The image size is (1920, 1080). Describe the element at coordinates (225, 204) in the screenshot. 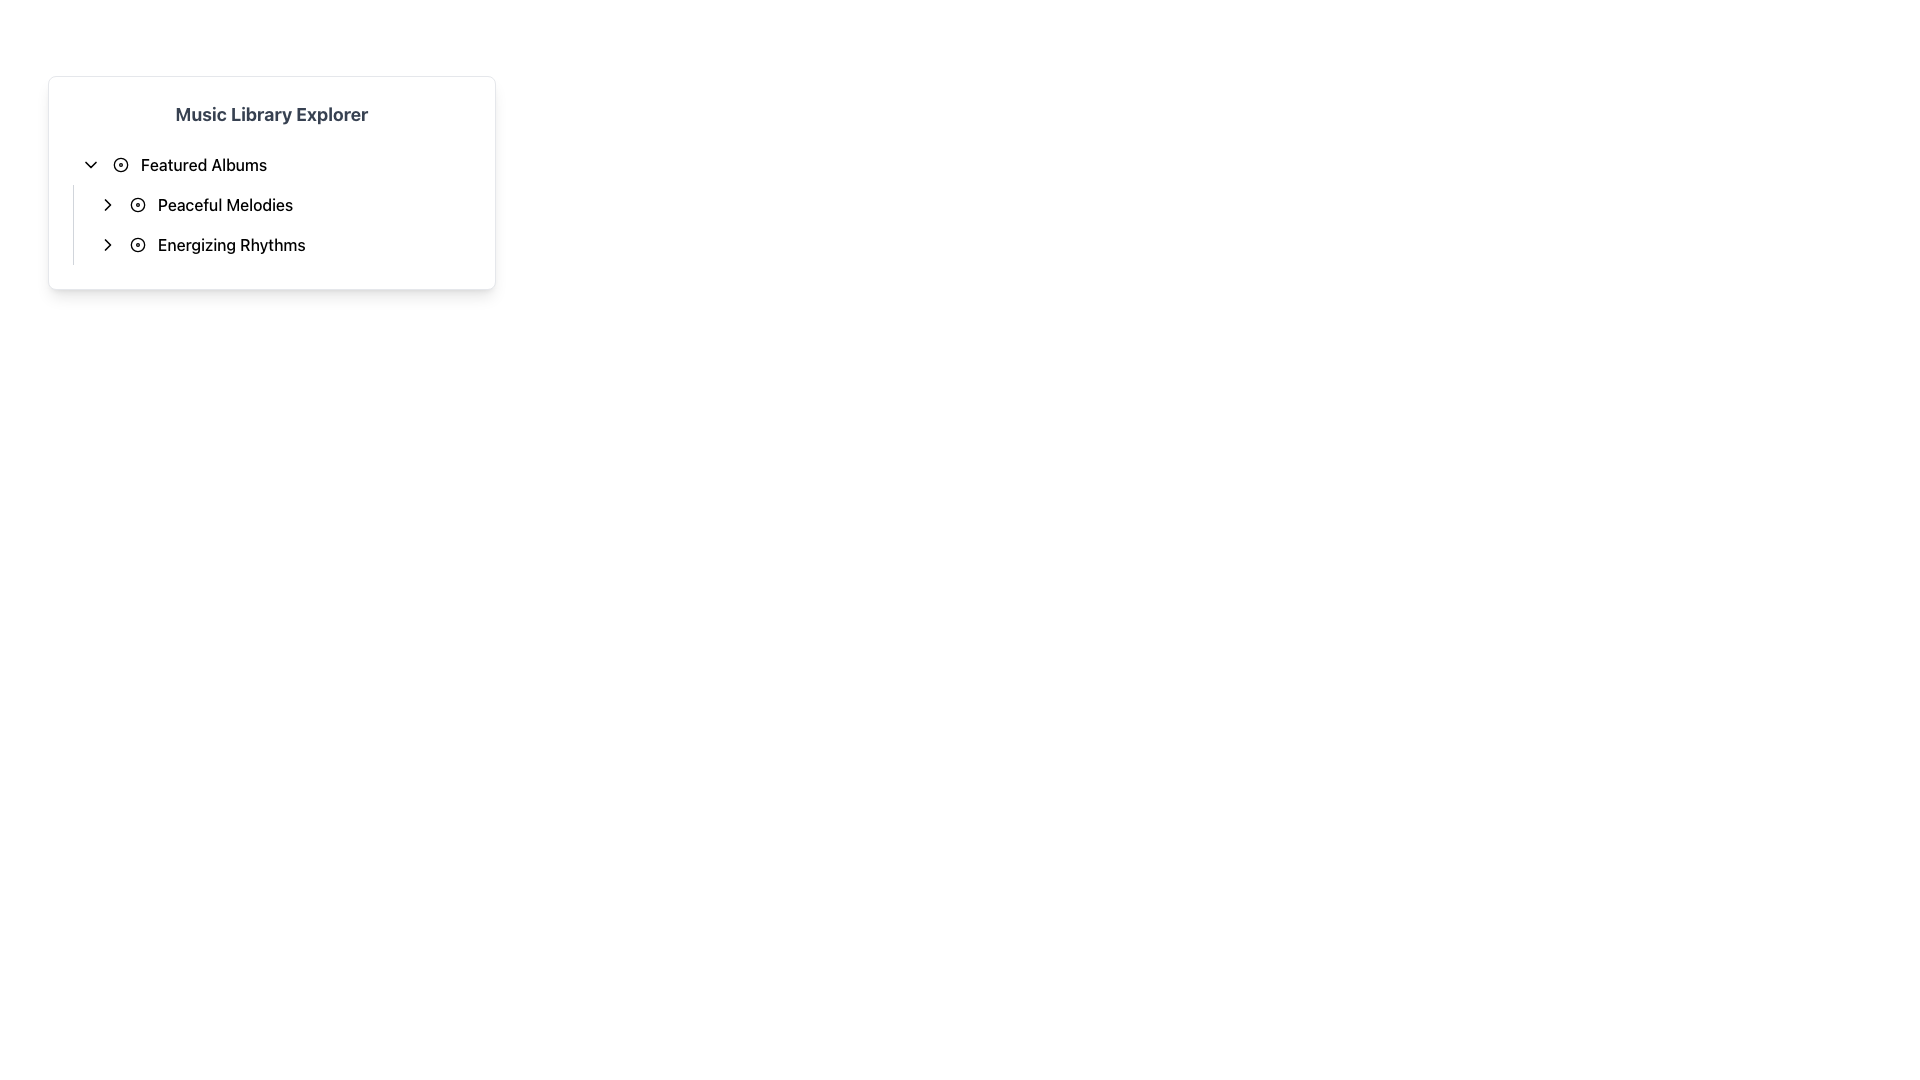

I see `the text label reading 'Peaceful Melodies' within the 'Featured Albums' section of the Music Library Explorer` at that location.